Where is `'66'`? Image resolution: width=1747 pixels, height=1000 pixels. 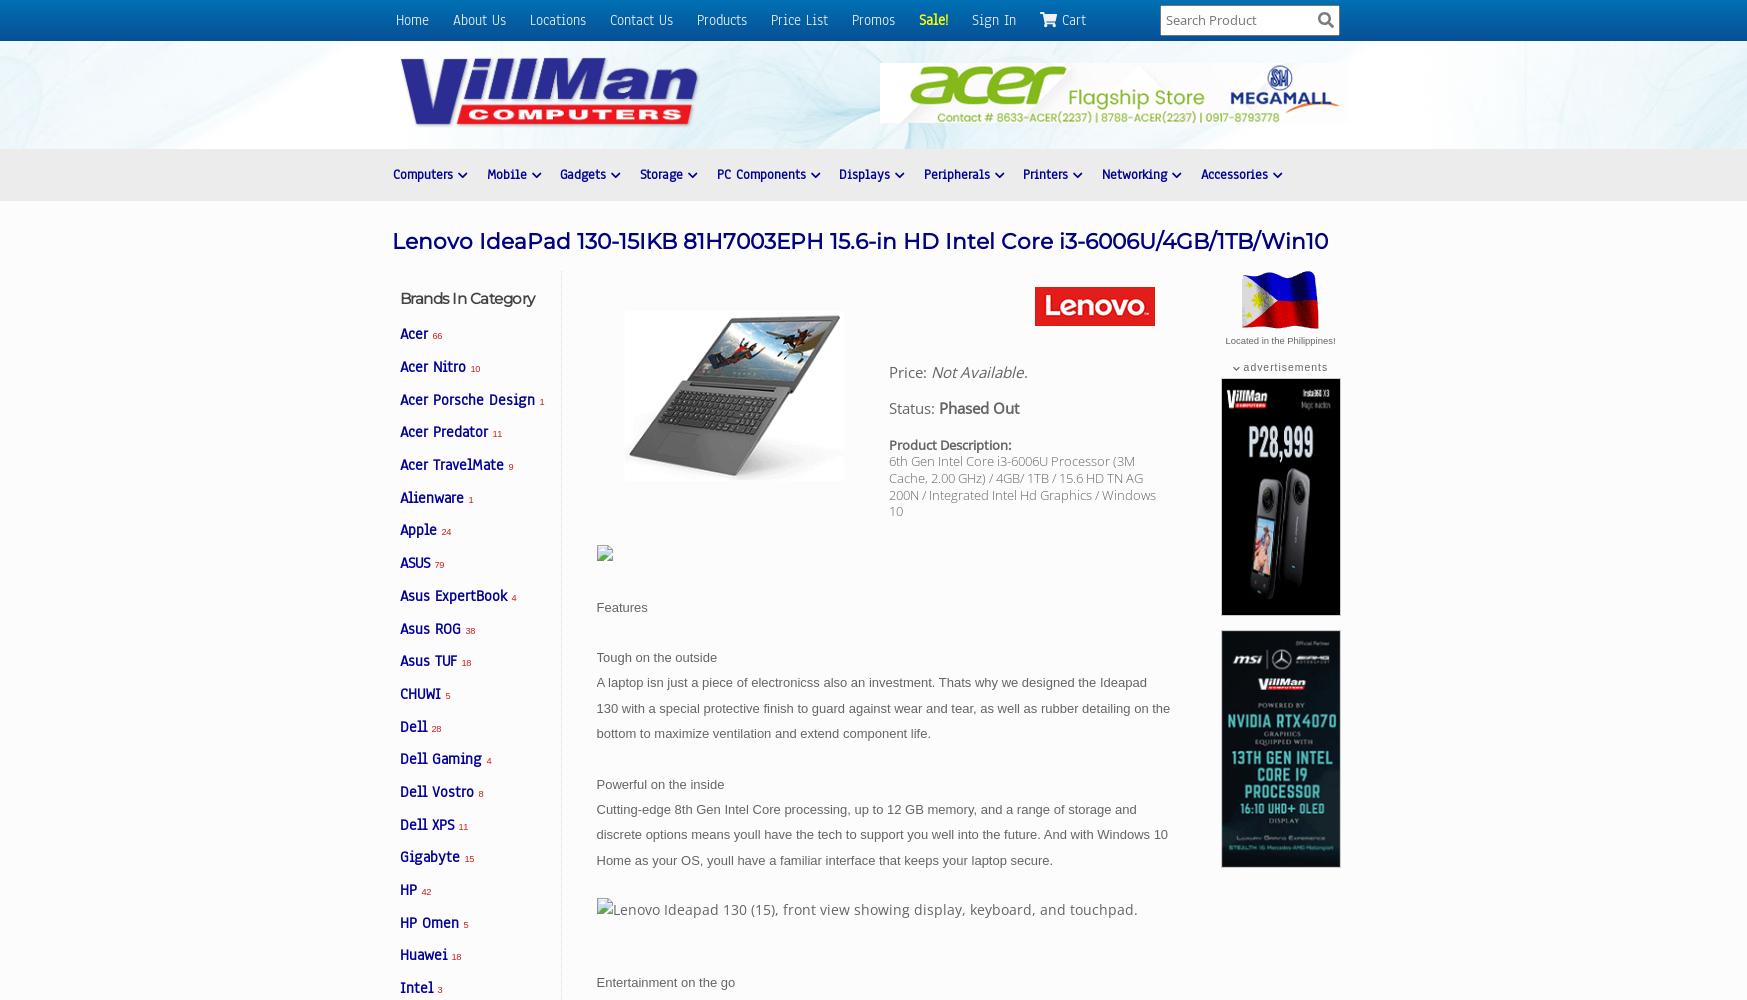
'66' is located at coordinates (432, 335).